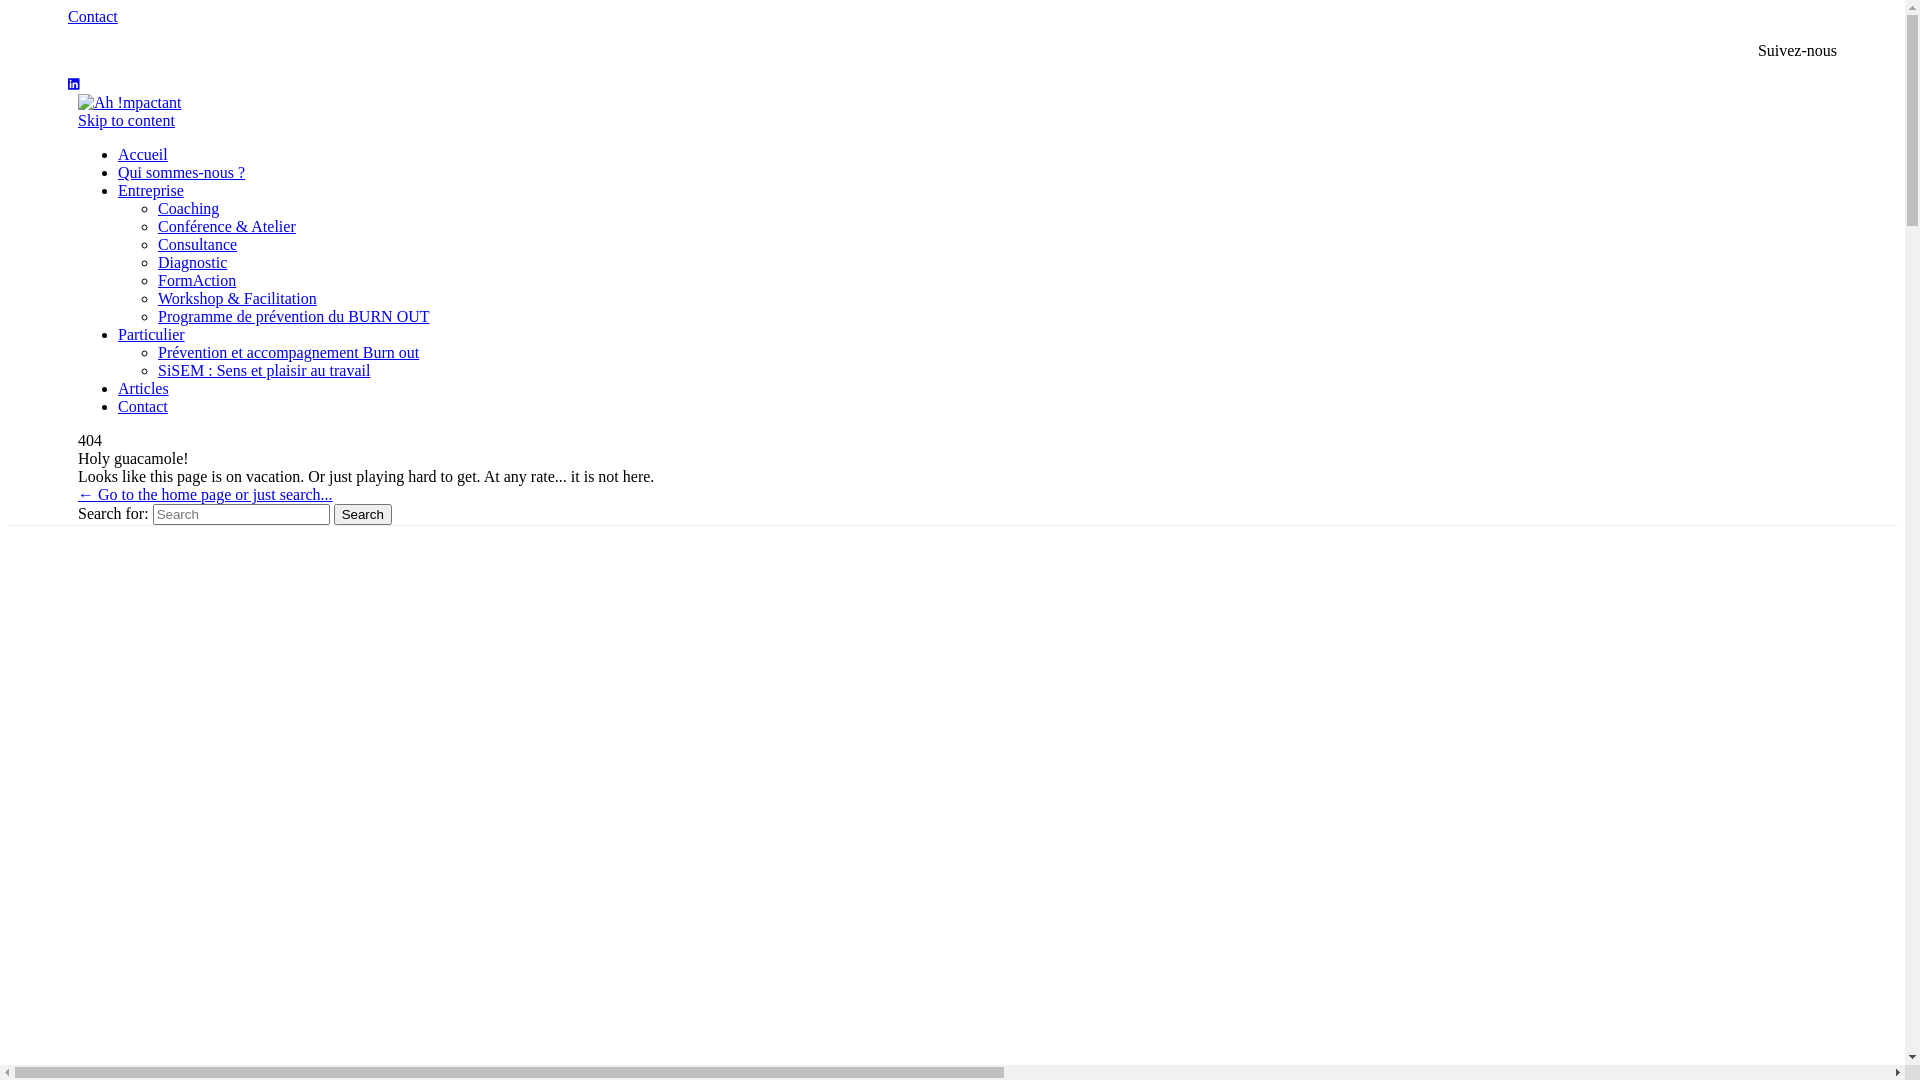  I want to click on 'Workshop & Facilitation', so click(237, 298).